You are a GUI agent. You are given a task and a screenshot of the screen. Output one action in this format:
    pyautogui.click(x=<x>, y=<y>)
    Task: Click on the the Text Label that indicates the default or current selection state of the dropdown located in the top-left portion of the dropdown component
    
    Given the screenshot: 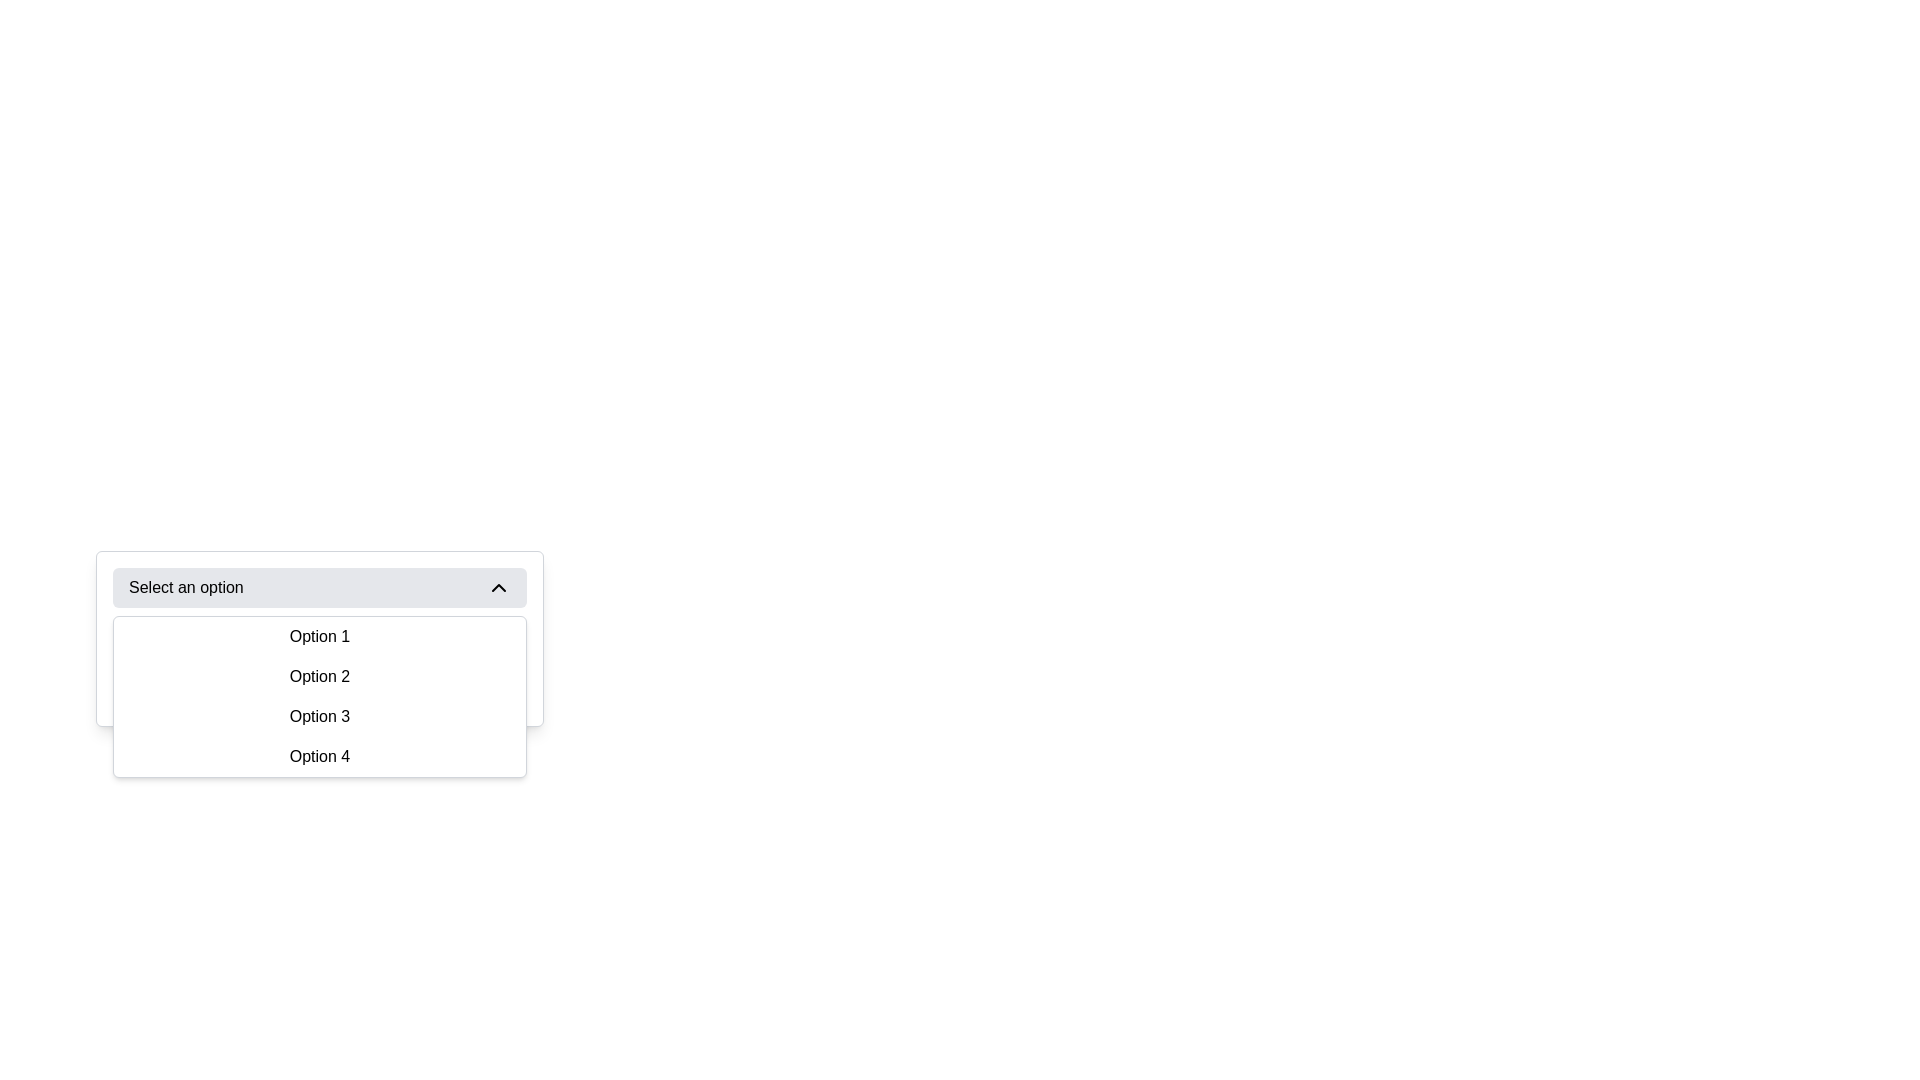 What is the action you would take?
    pyautogui.click(x=186, y=586)
    